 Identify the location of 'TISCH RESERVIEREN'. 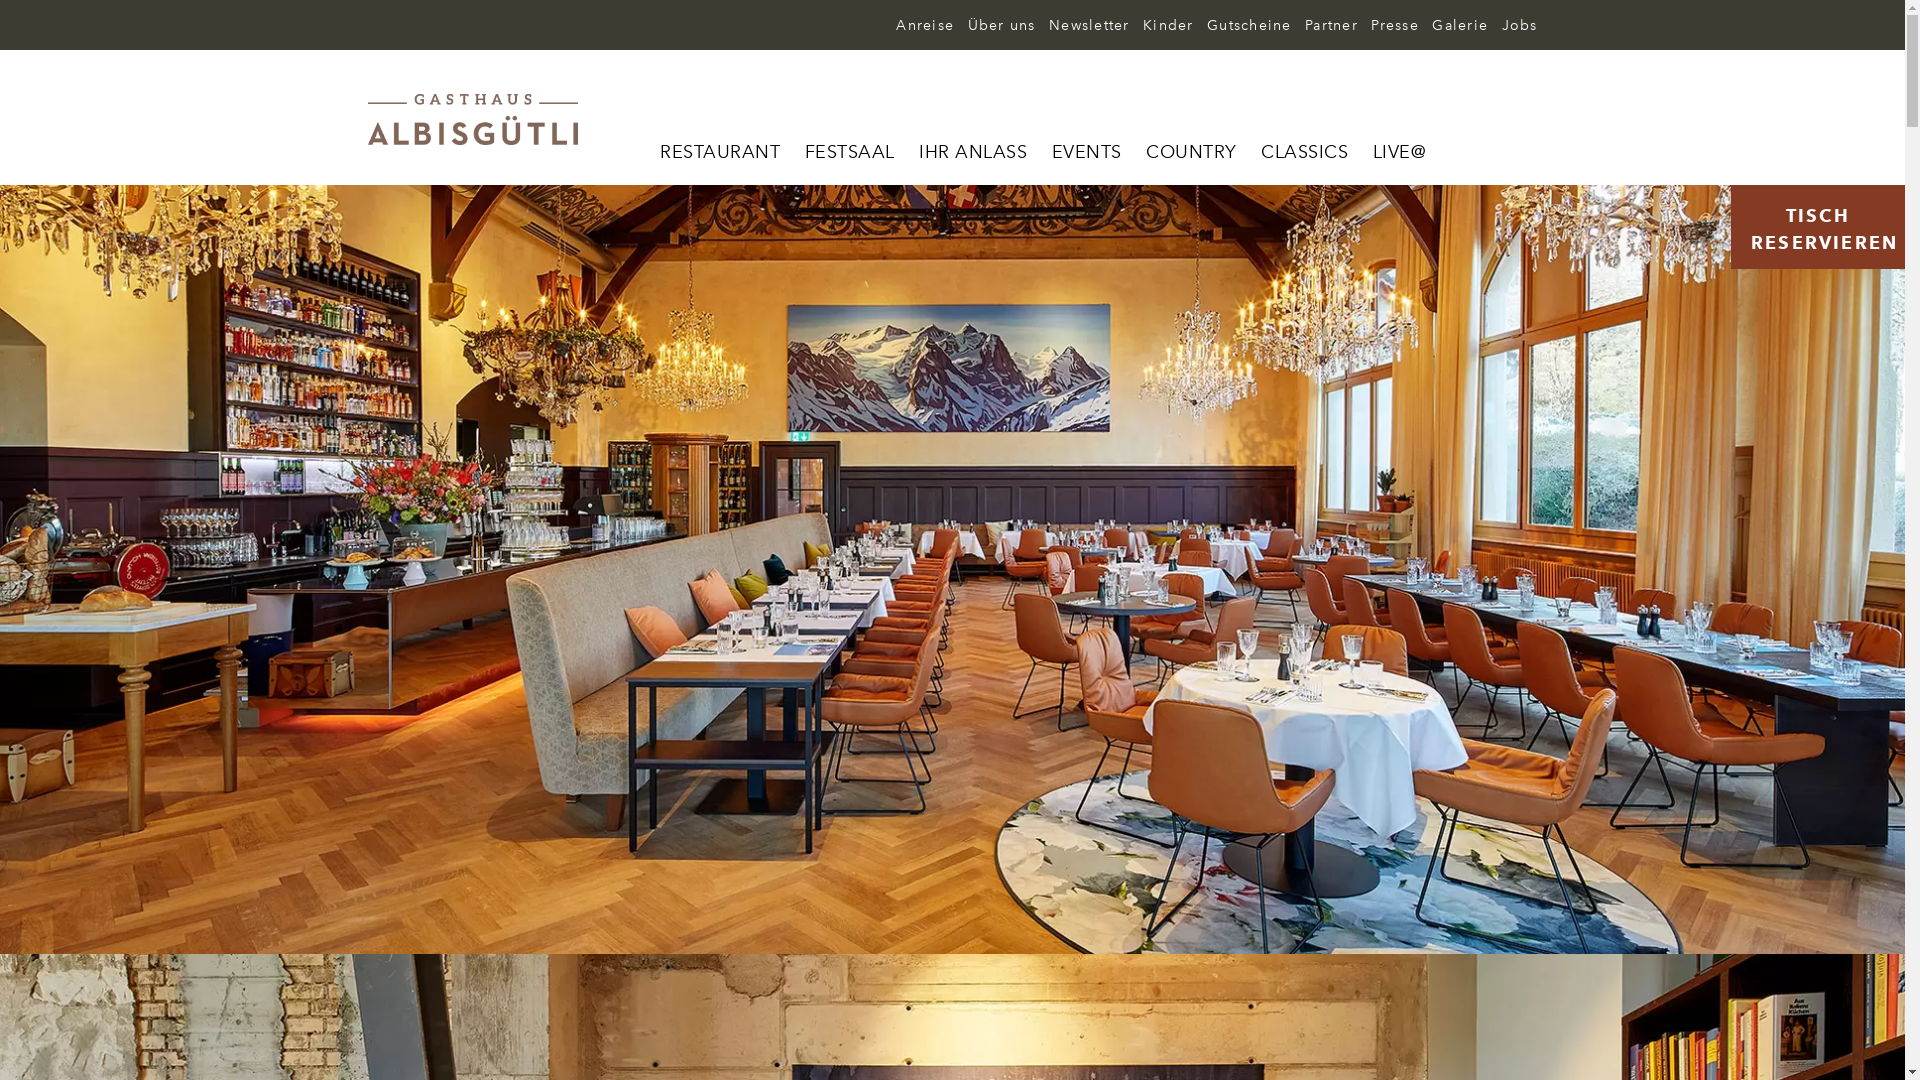
(1818, 226).